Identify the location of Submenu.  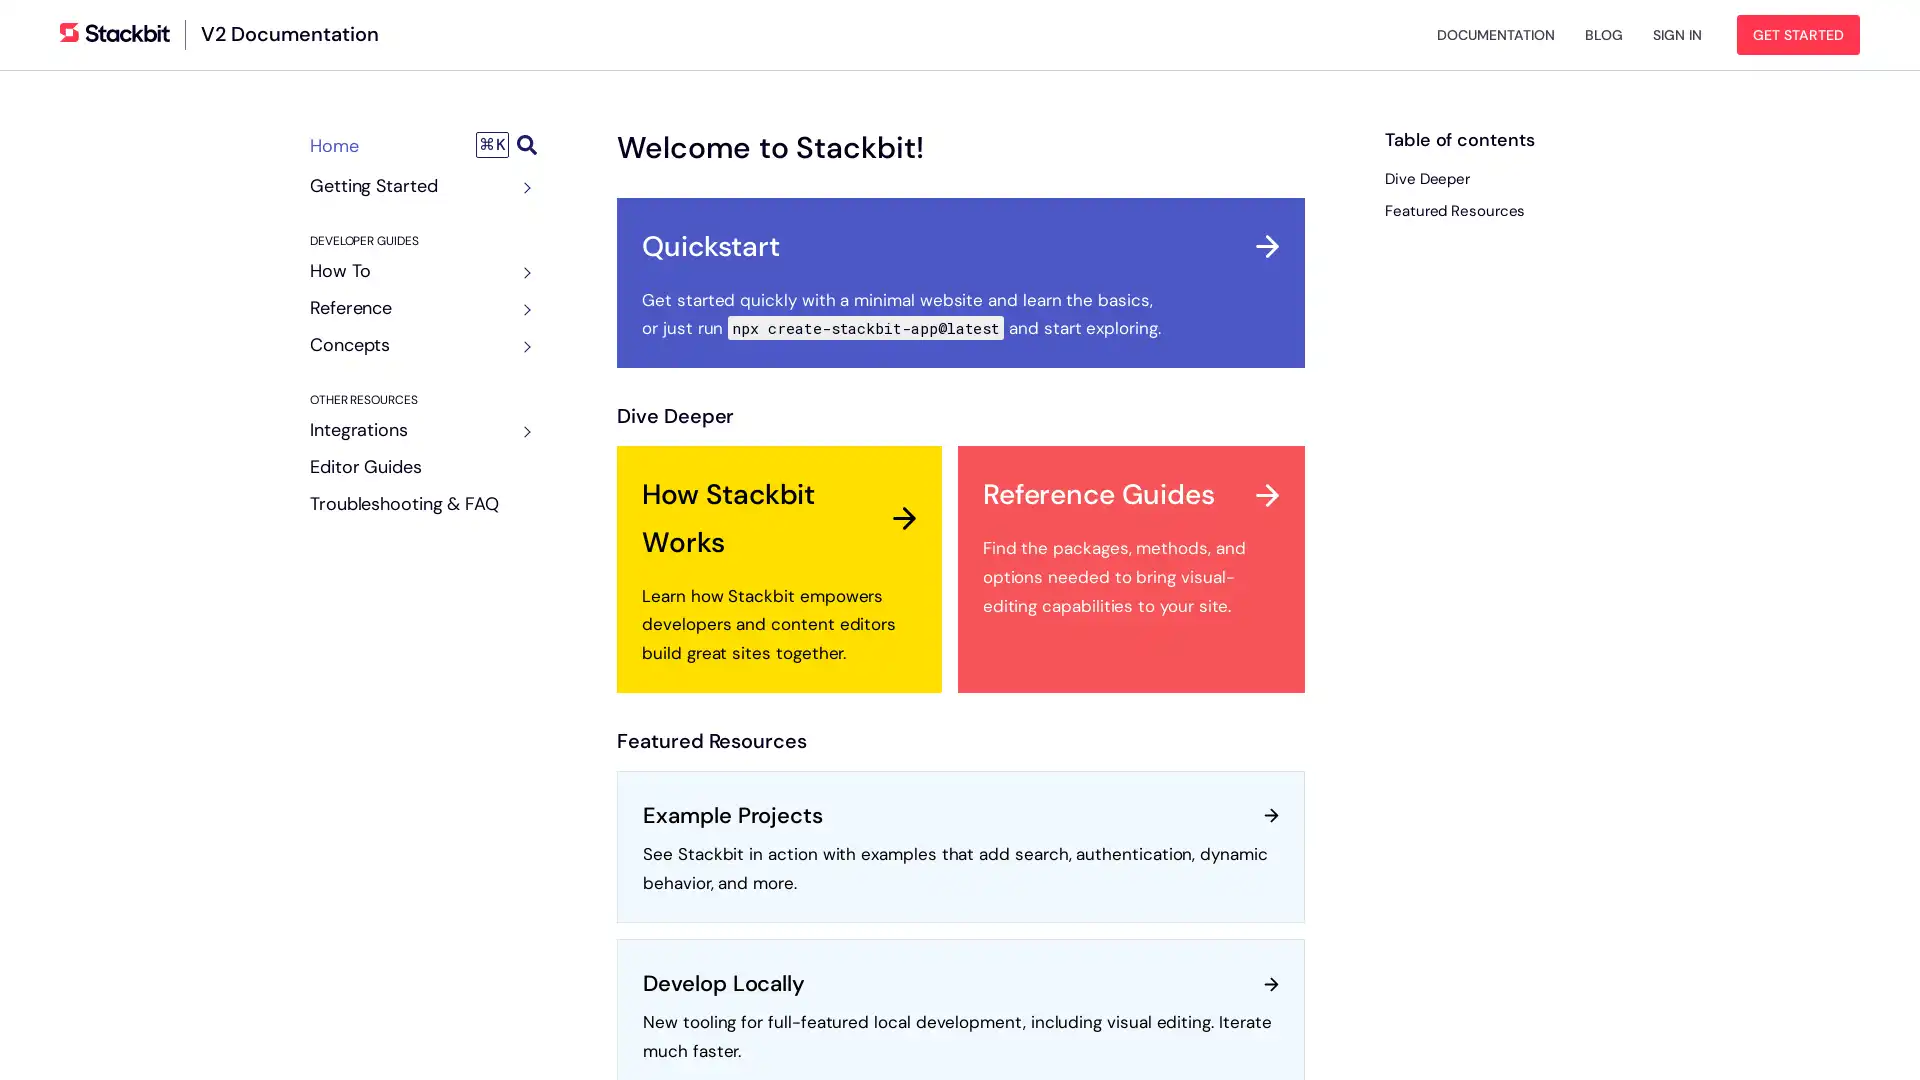
(522, 273).